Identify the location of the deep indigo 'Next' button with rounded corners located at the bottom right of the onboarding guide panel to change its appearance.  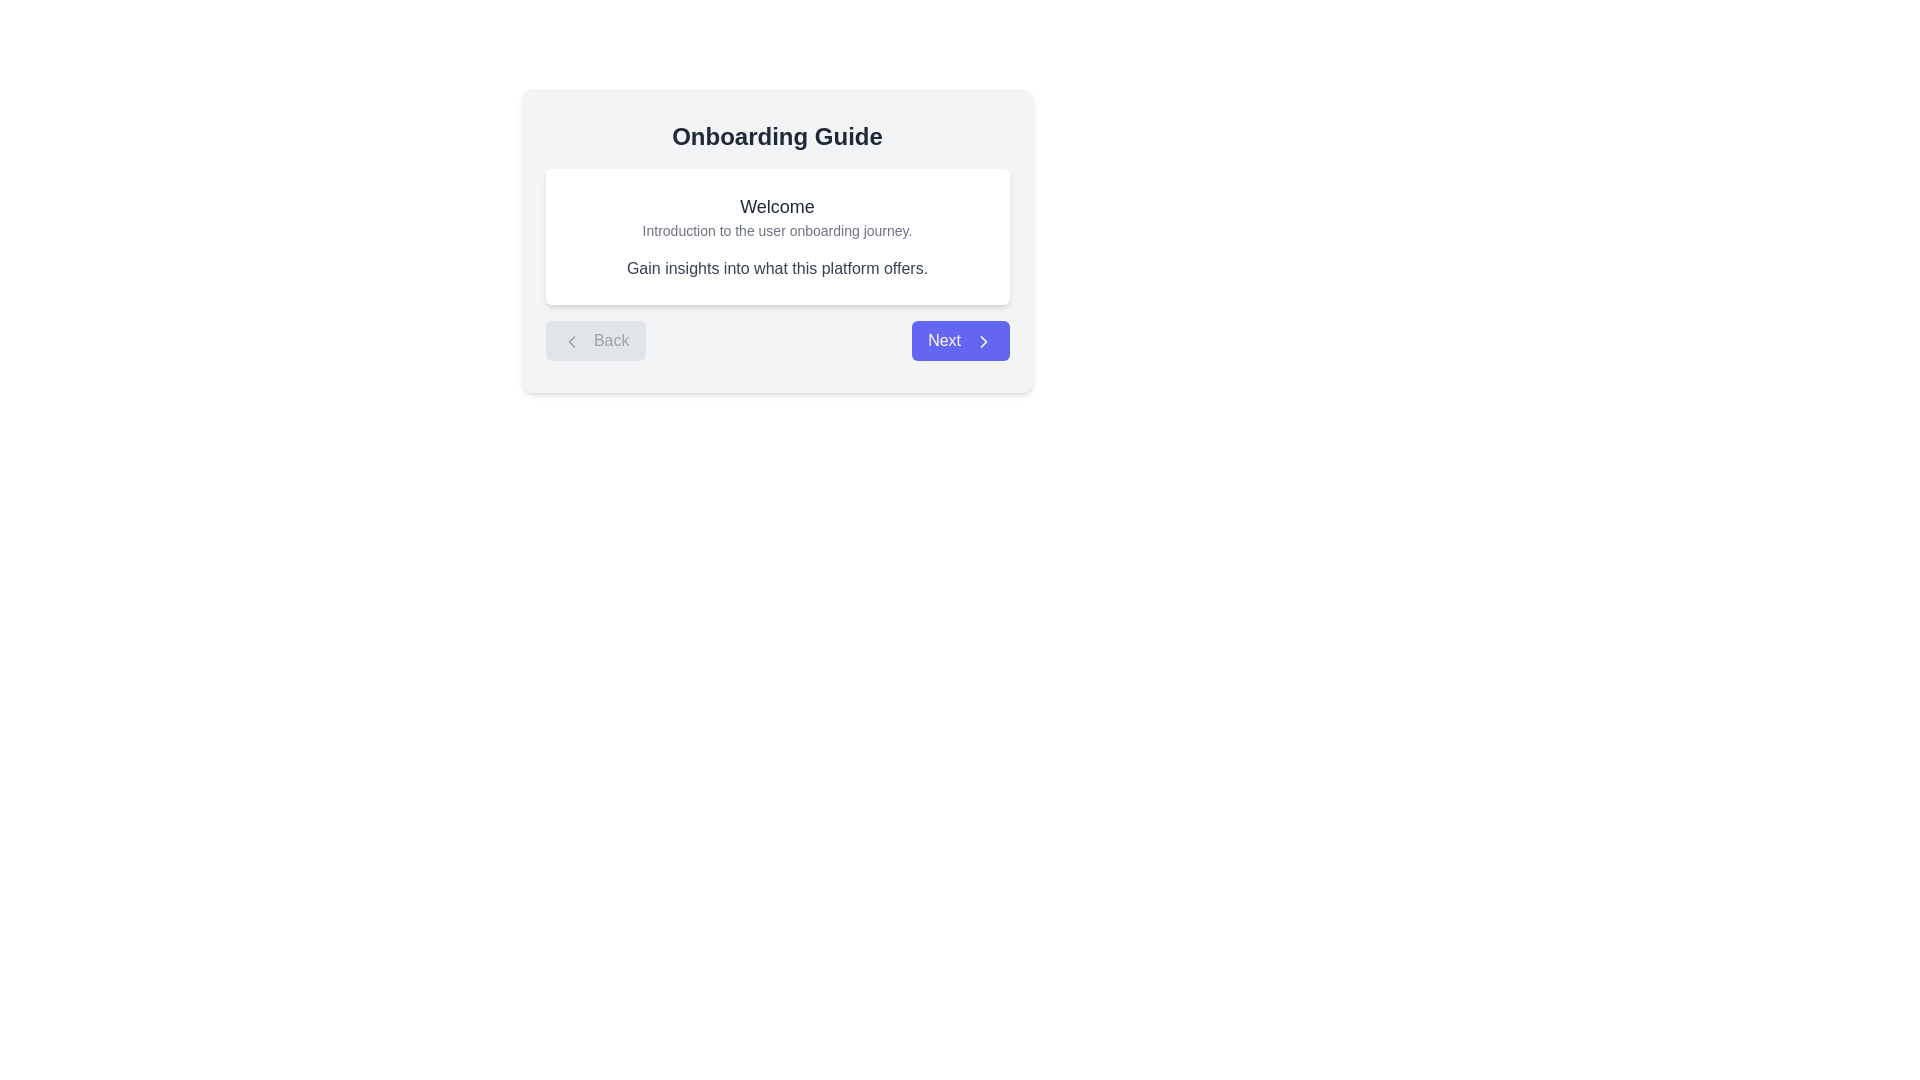
(960, 339).